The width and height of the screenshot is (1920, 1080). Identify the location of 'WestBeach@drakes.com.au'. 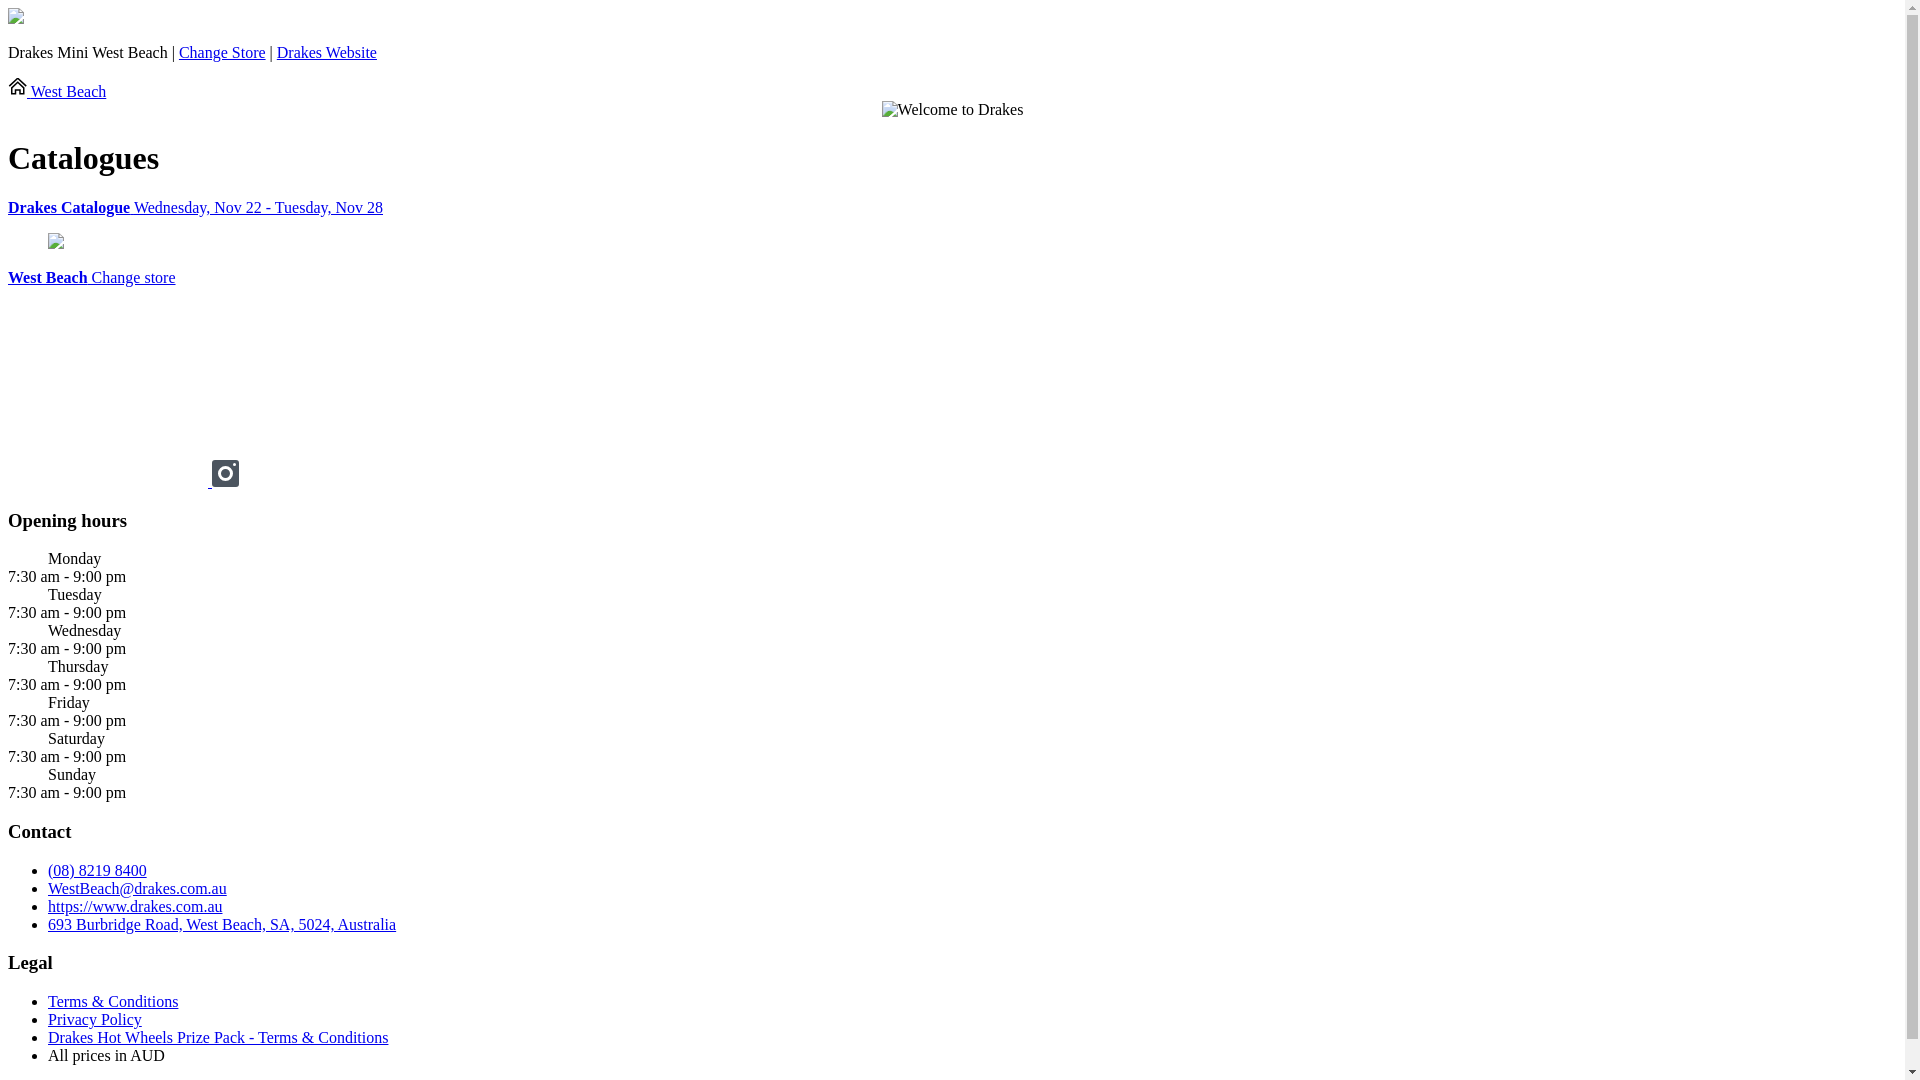
(136, 887).